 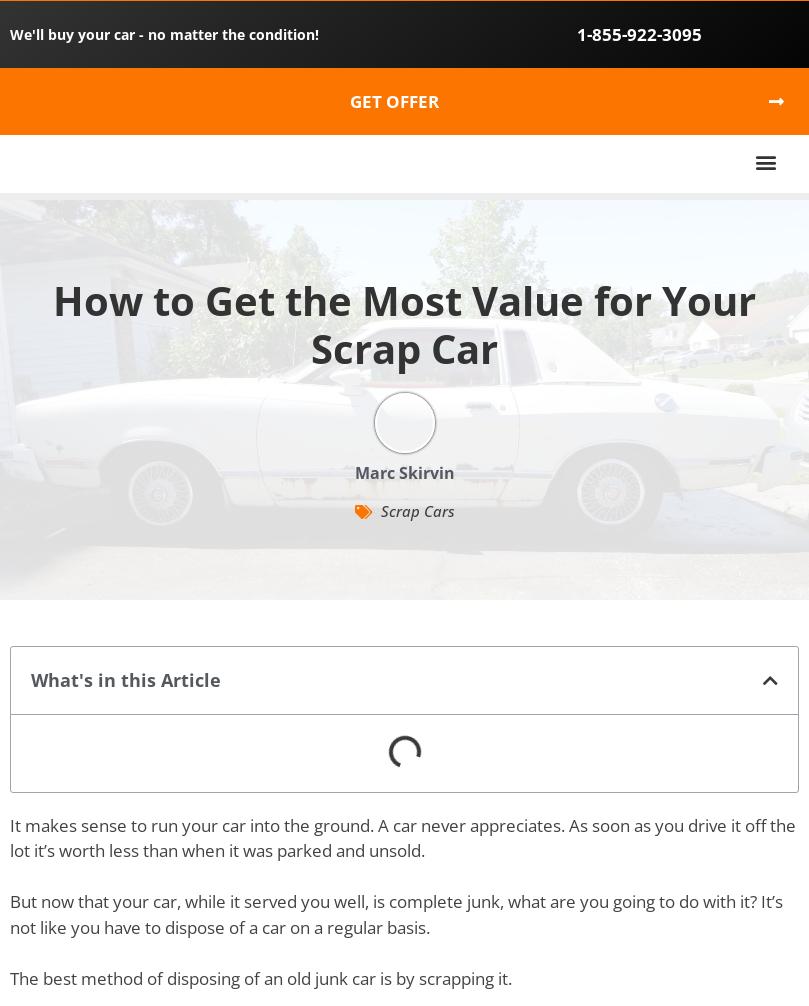 I want to click on 'The best method of disposing of an old junk car is by scrapping it.', so click(x=259, y=976).